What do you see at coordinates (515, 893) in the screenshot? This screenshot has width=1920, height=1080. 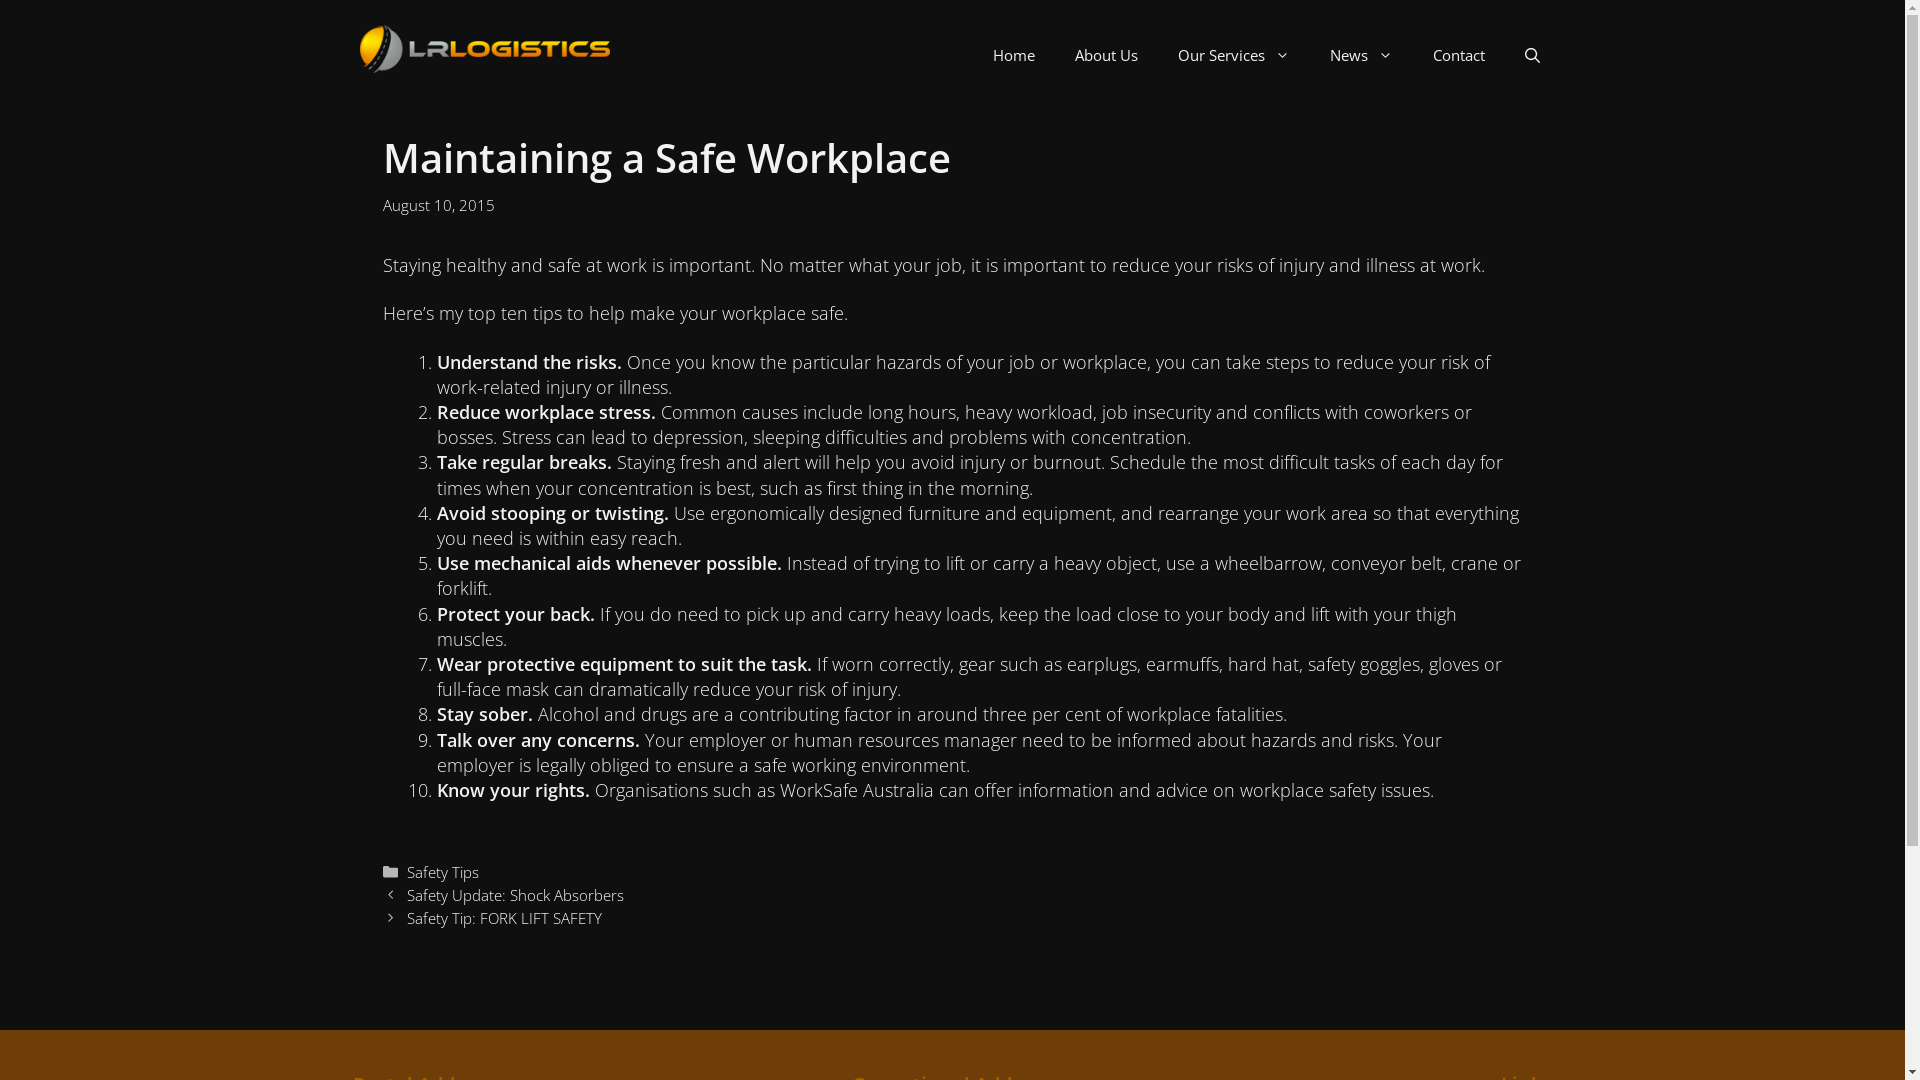 I see `'Safety Update: Shock Absorbers'` at bounding box center [515, 893].